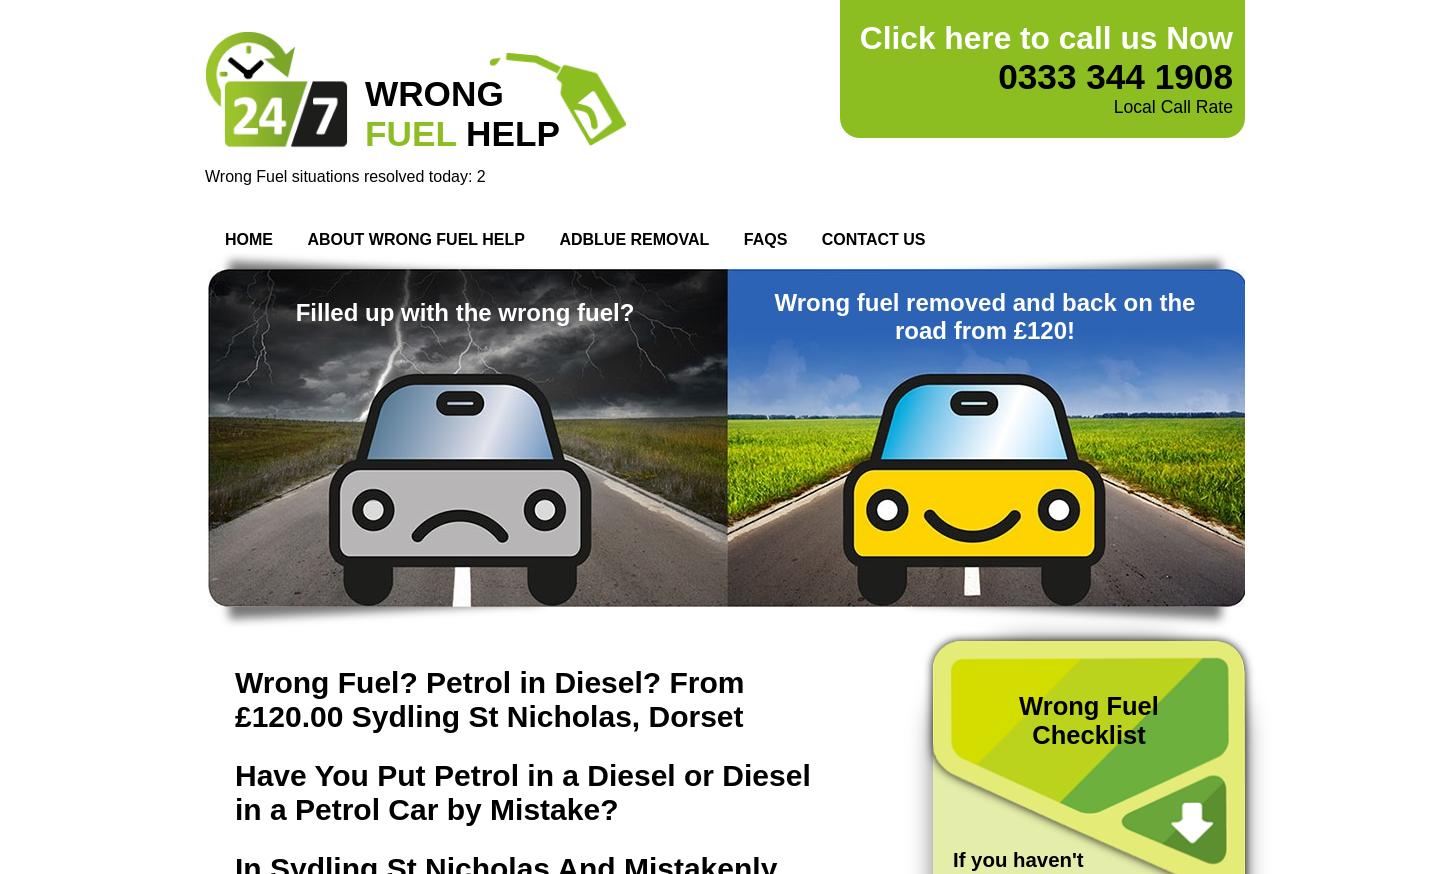  I want to click on 'Contact Us', so click(872, 239).